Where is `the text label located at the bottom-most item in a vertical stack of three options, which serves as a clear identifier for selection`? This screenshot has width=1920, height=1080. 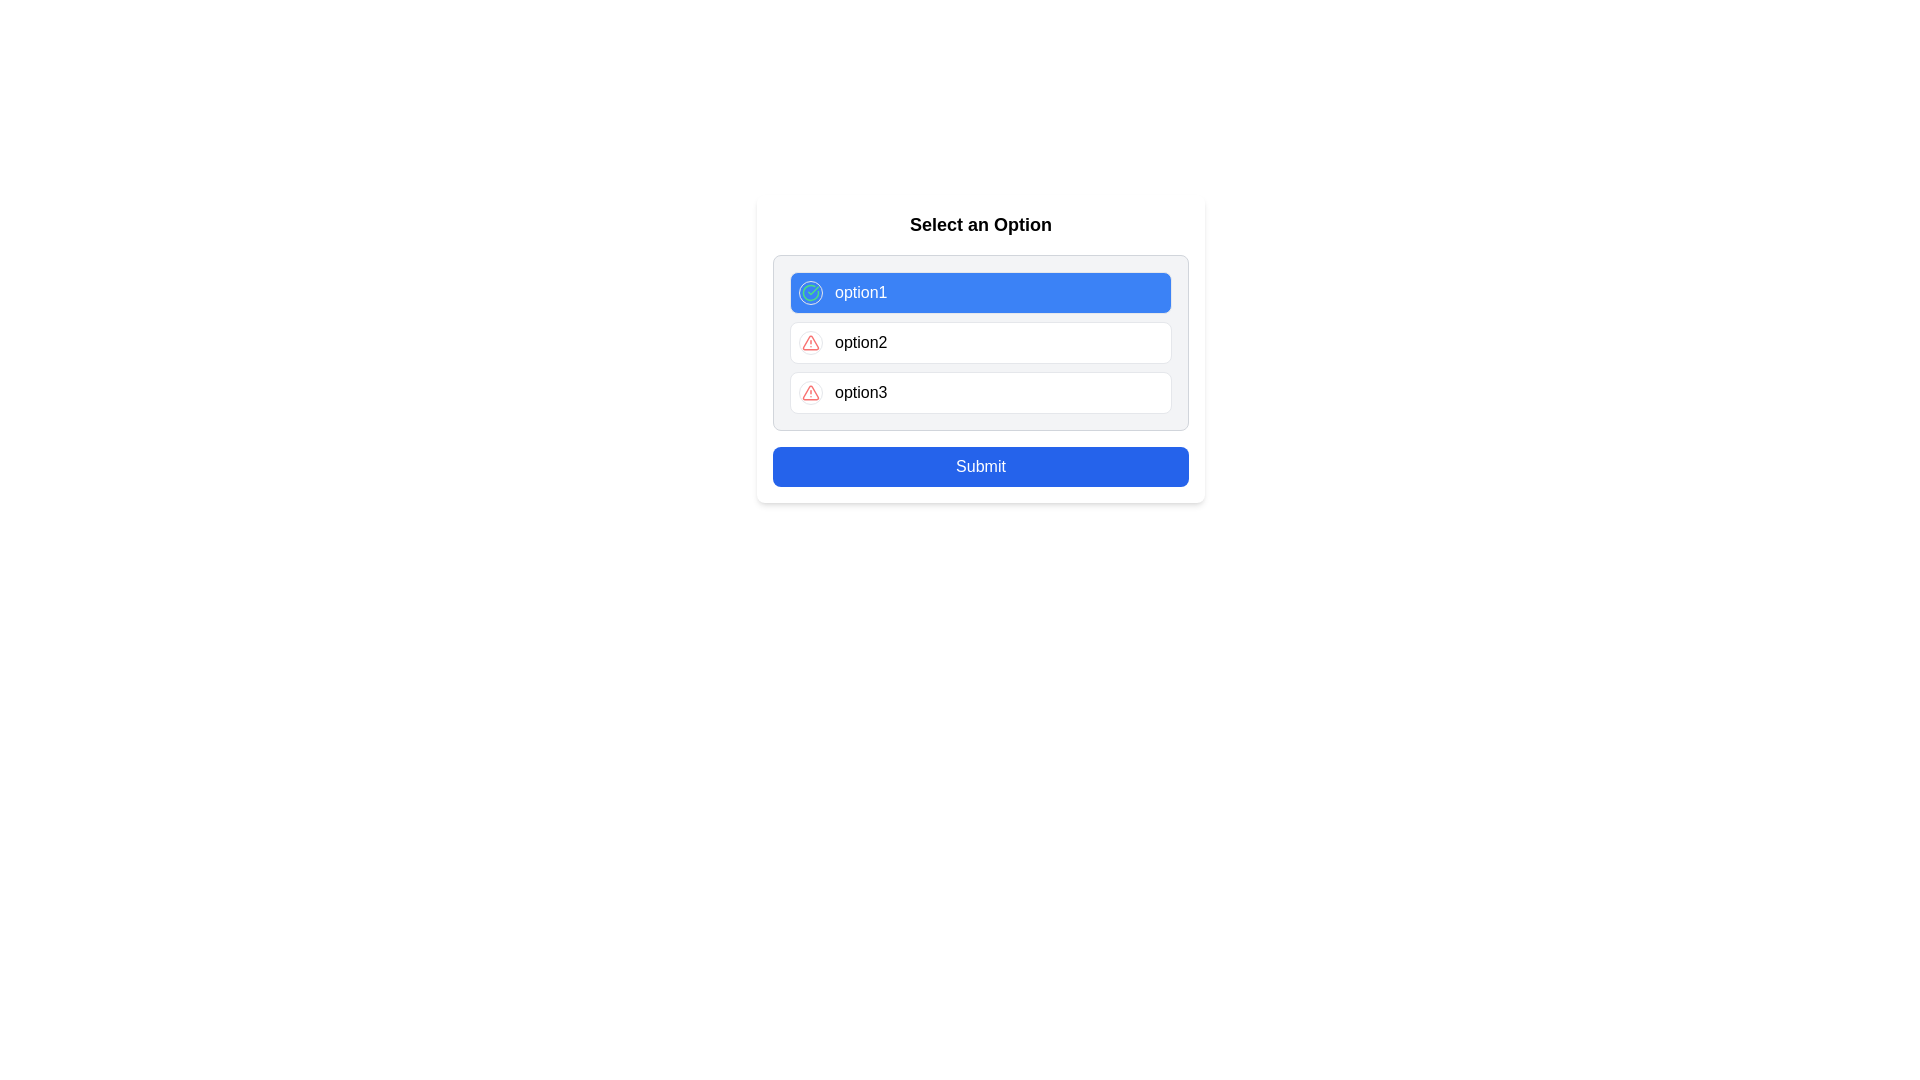
the text label located at the bottom-most item in a vertical stack of three options, which serves as a clear identifier for selection is located at coordinates (861, 393).